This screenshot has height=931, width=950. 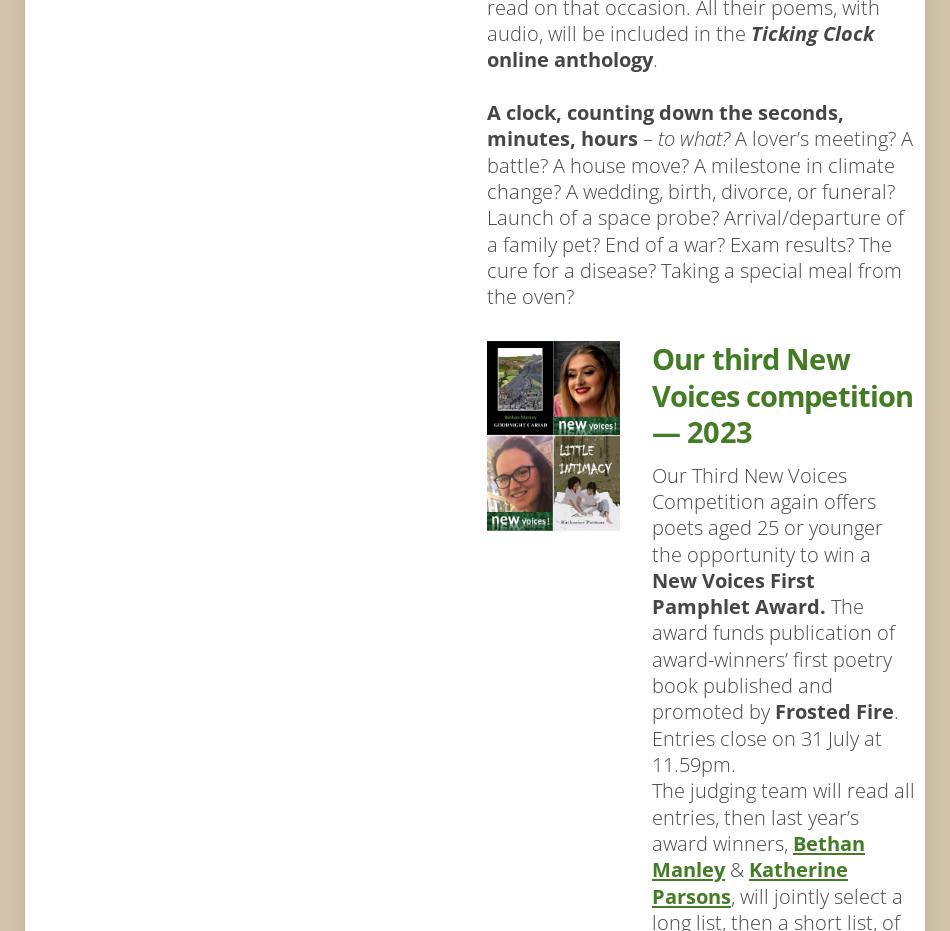 I want to click on 'to what?', so click(x=696, y=136).